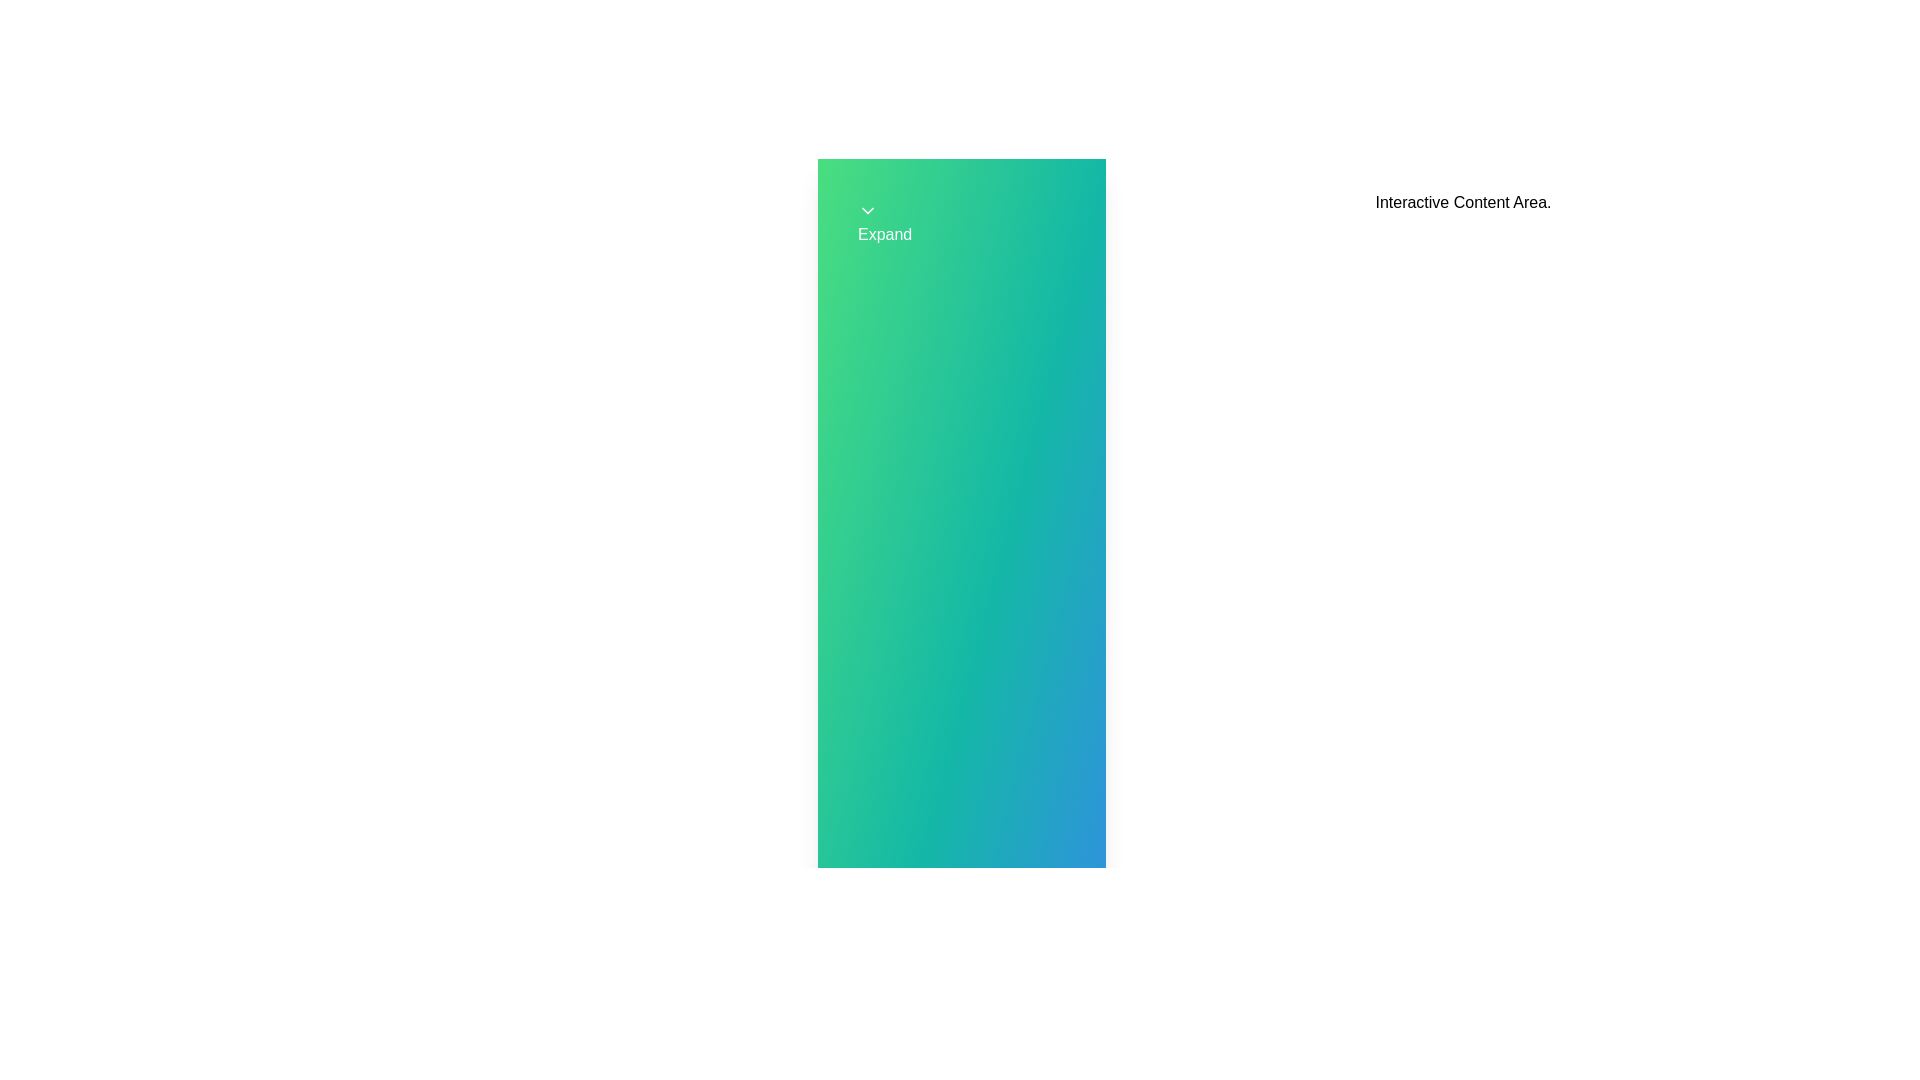 Image resolution: width=1920 pixels, height=1080 pixels. Describe the element at coordinates (961, 223) in the screenshot. I see `the 'Expand' button to toggle the drawer's visibility` at that location.